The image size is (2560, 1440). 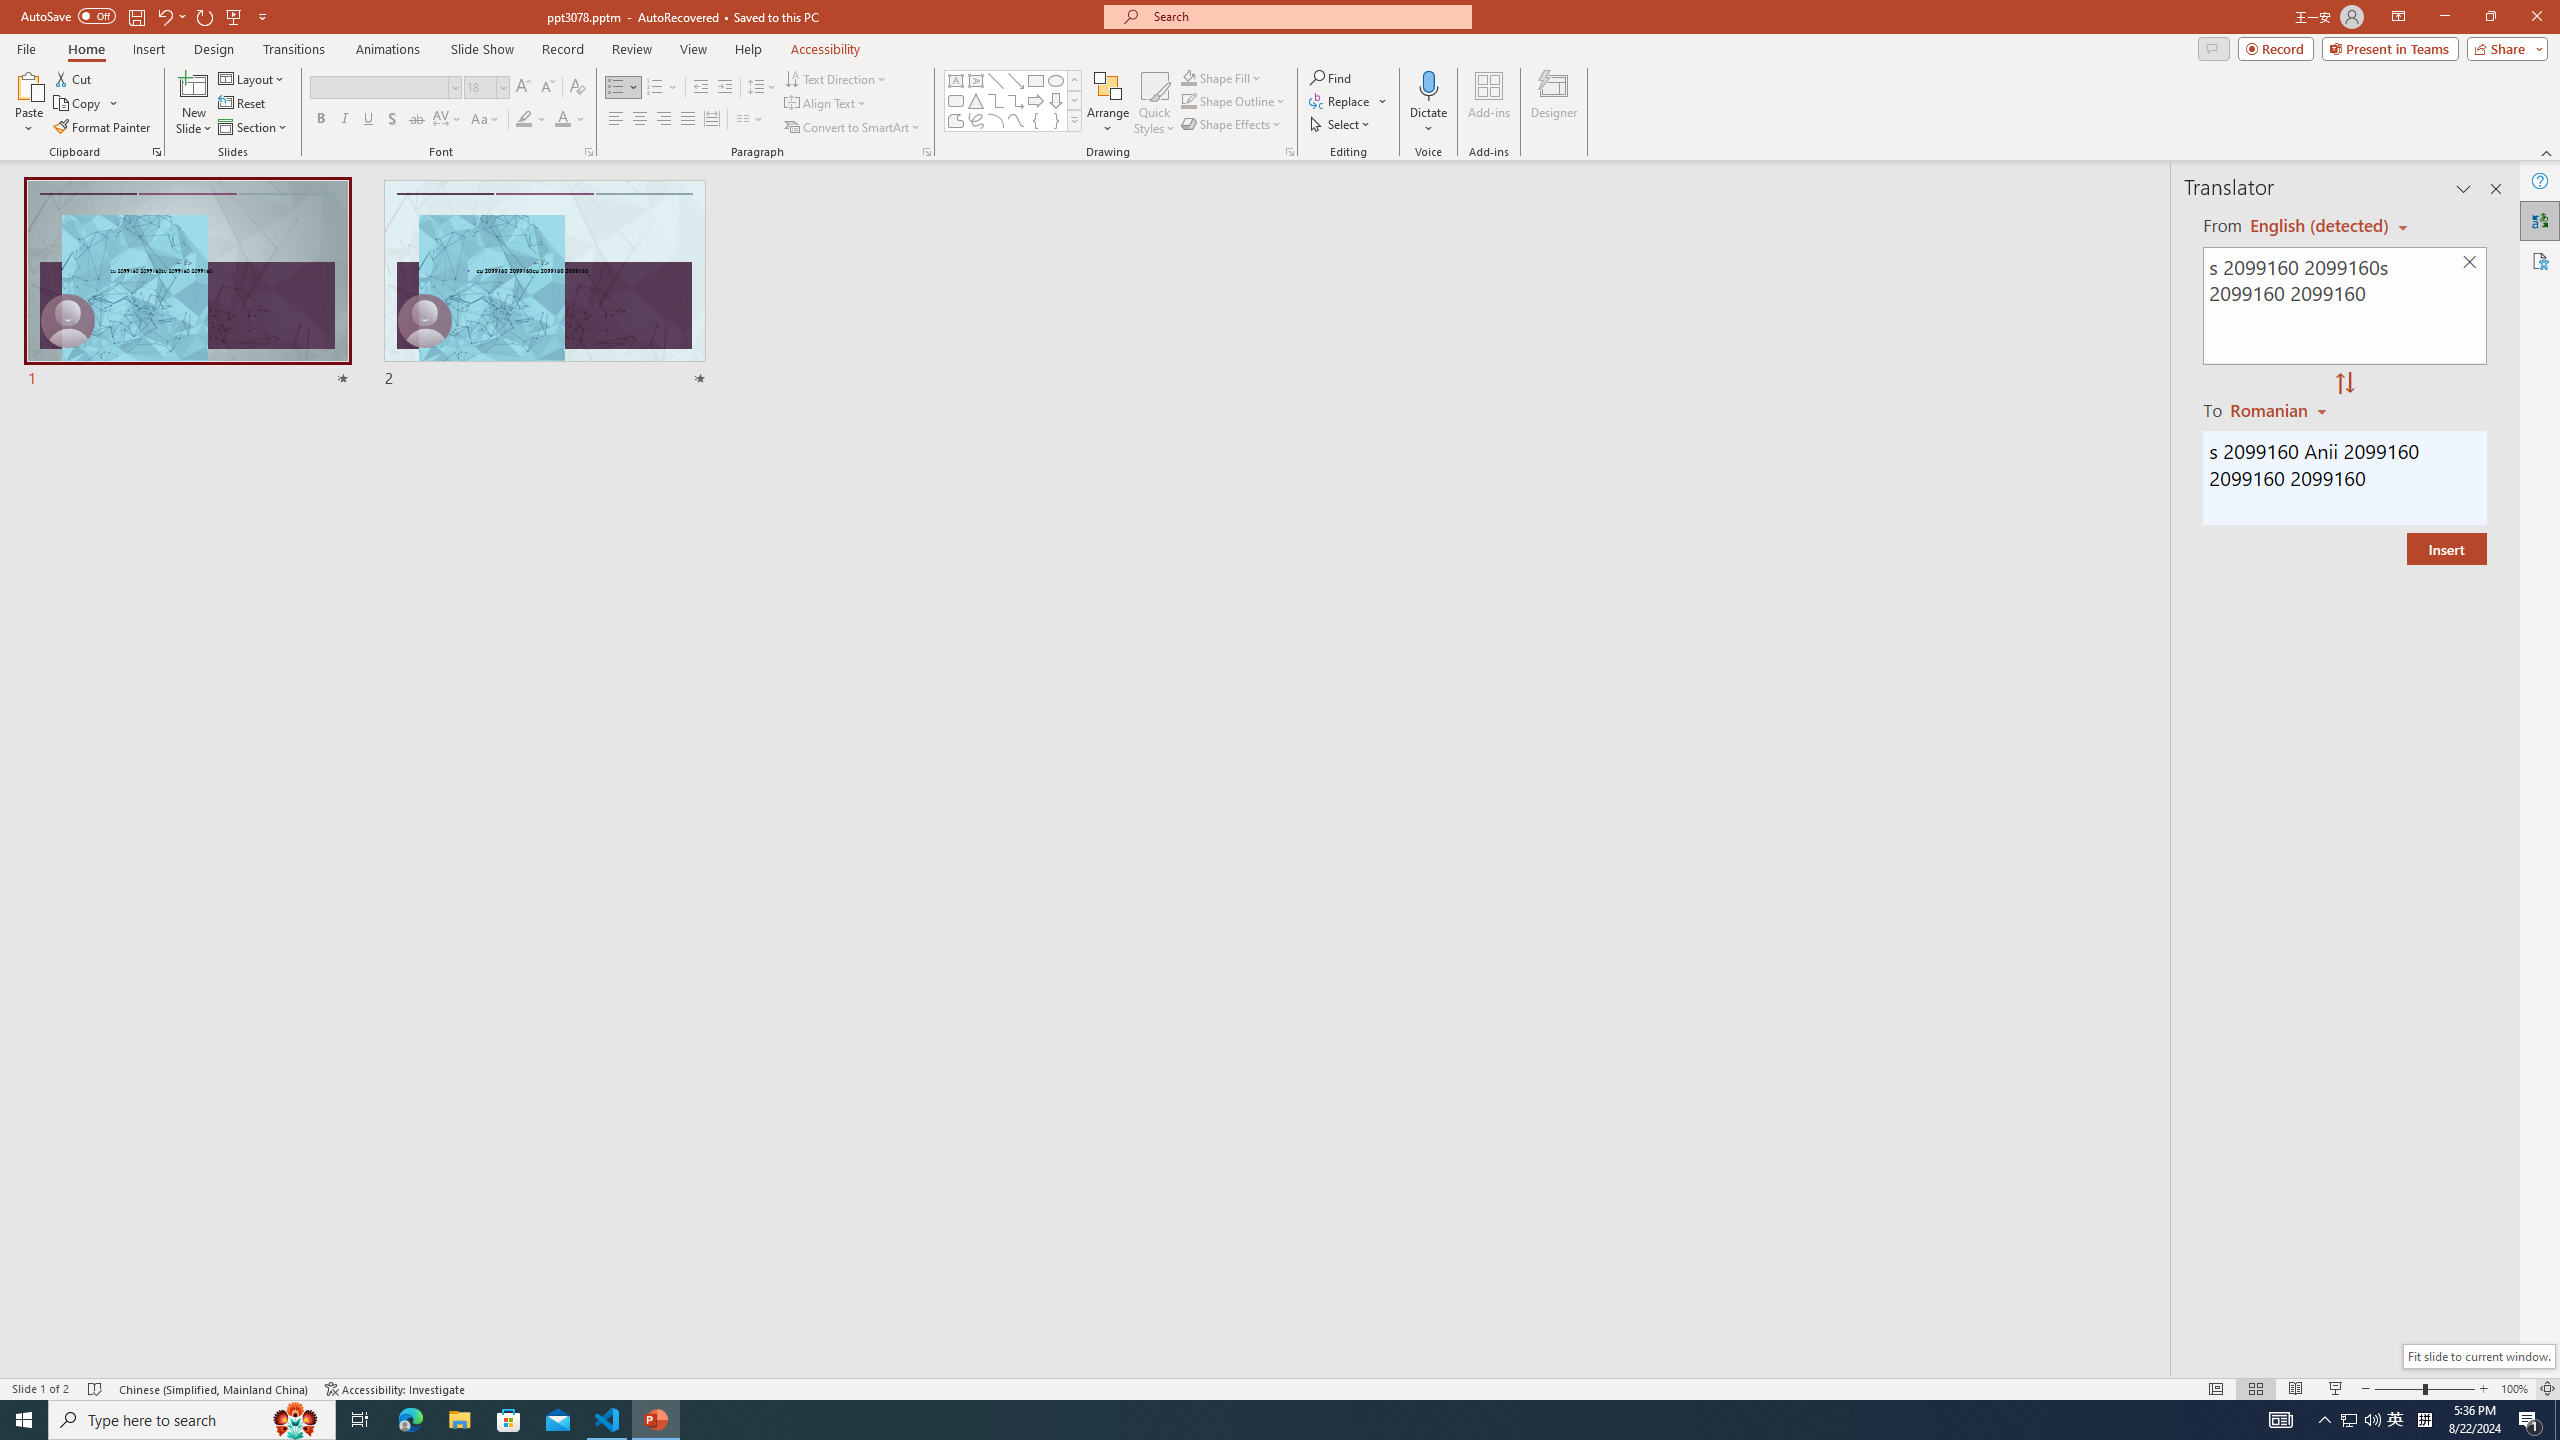 What do you see at coordinates (102, 127) in the screenshot?
I see `'Format Painter'` at bounding box center [102, 127].